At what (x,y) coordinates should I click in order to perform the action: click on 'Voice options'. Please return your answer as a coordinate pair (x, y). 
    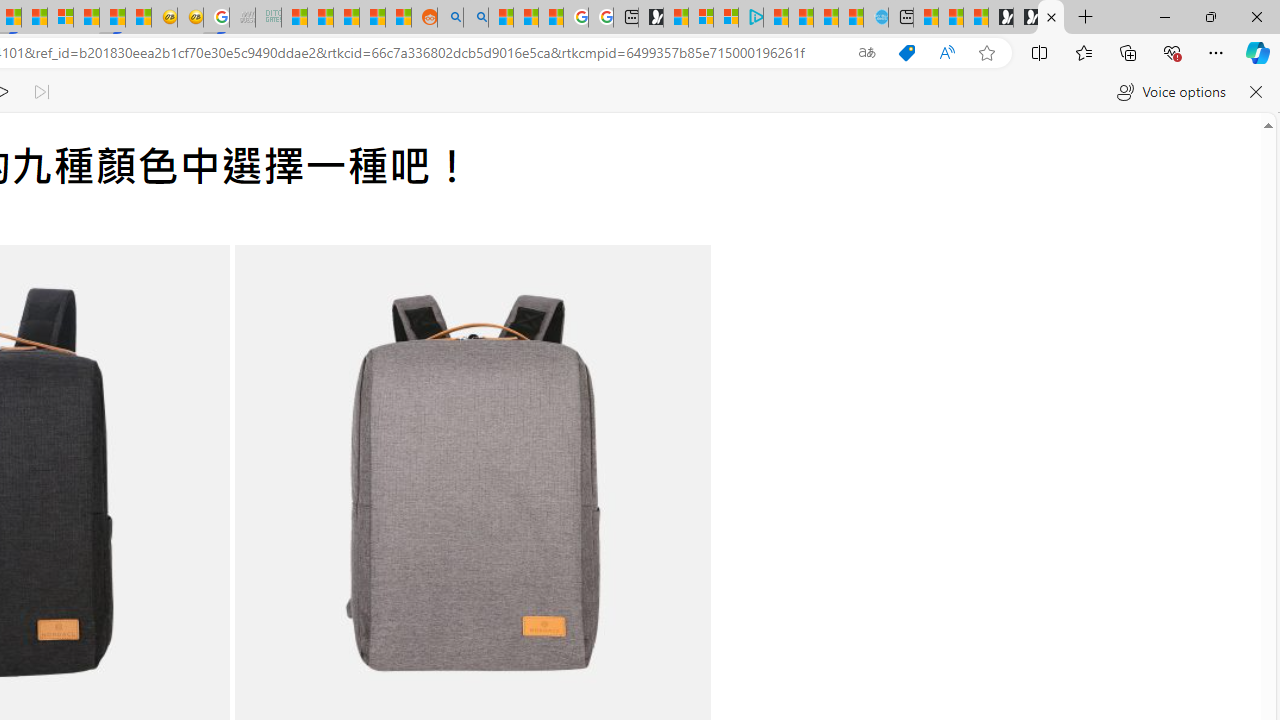
    Looking at the image, I should click on (1171, 92).